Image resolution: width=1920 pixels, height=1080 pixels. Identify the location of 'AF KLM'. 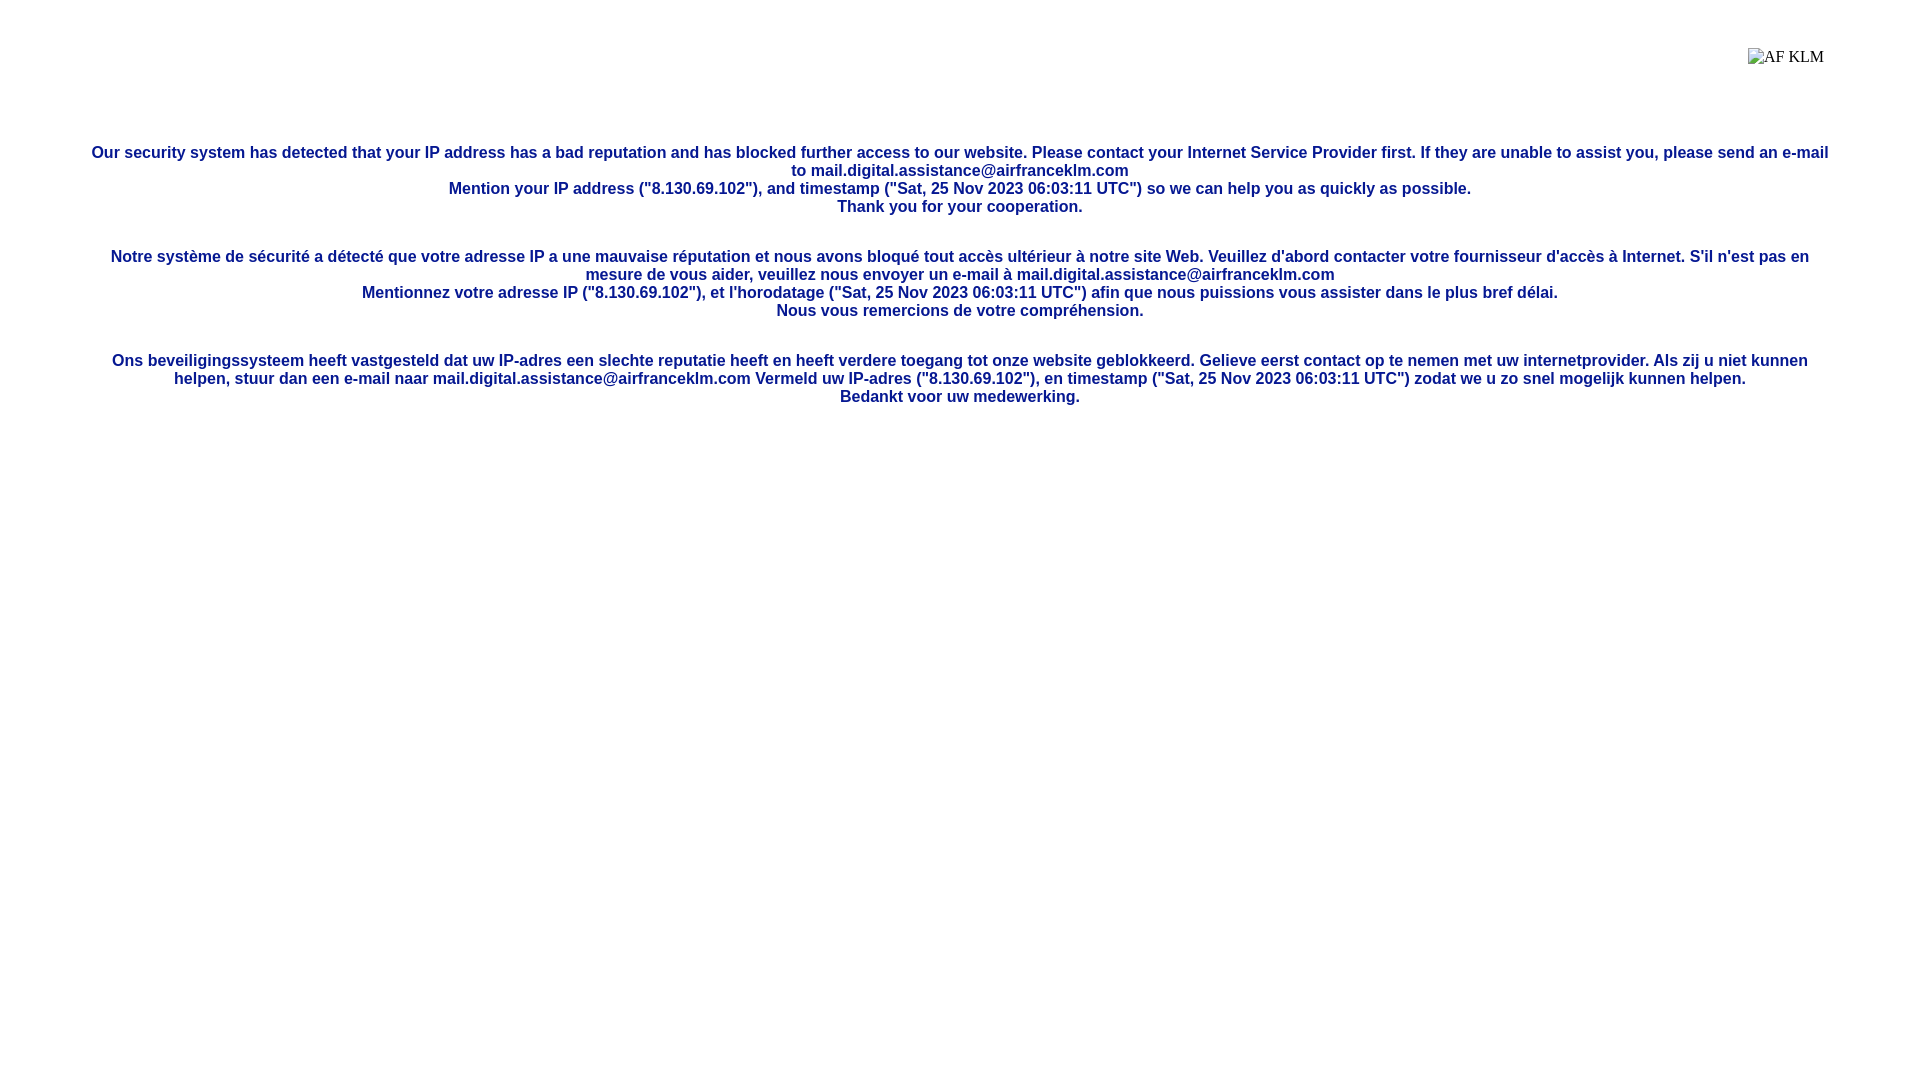
(1785, 71).